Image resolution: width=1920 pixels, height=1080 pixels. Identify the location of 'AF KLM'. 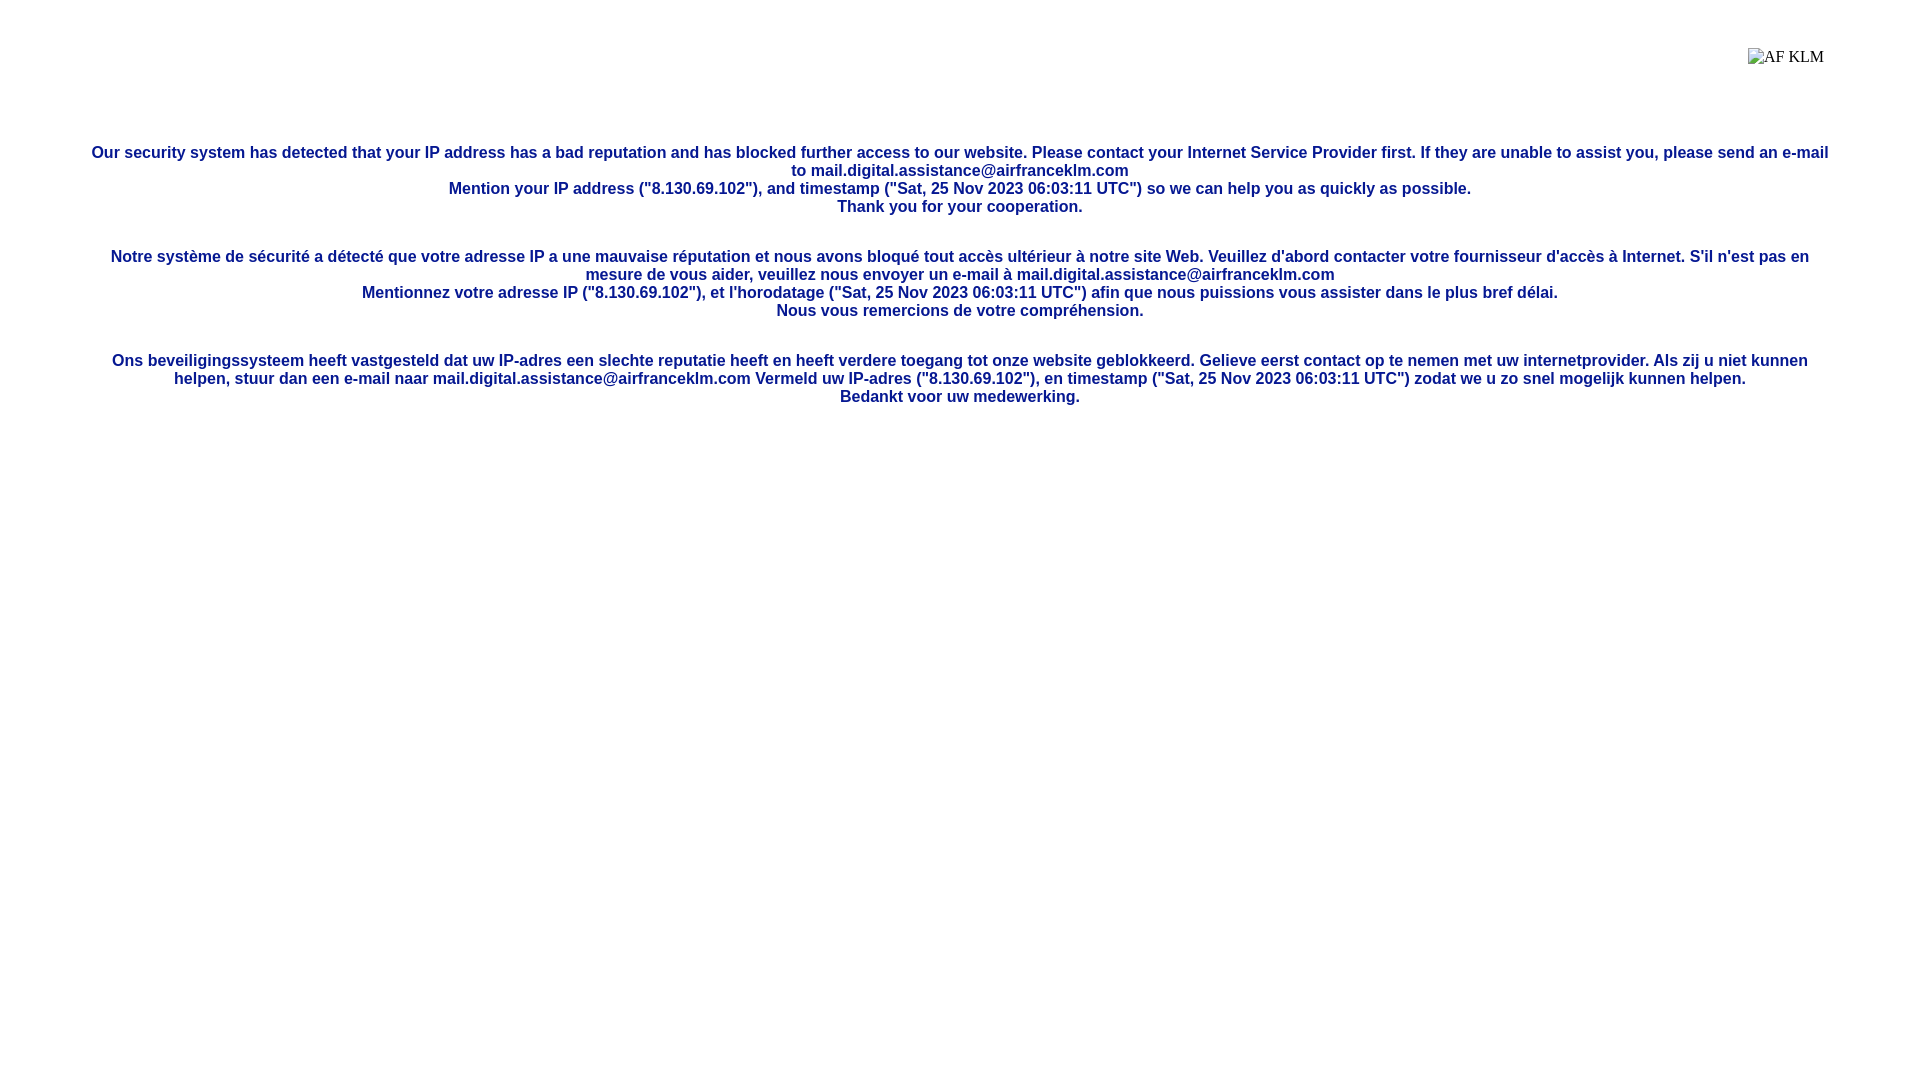
(1785, 71).